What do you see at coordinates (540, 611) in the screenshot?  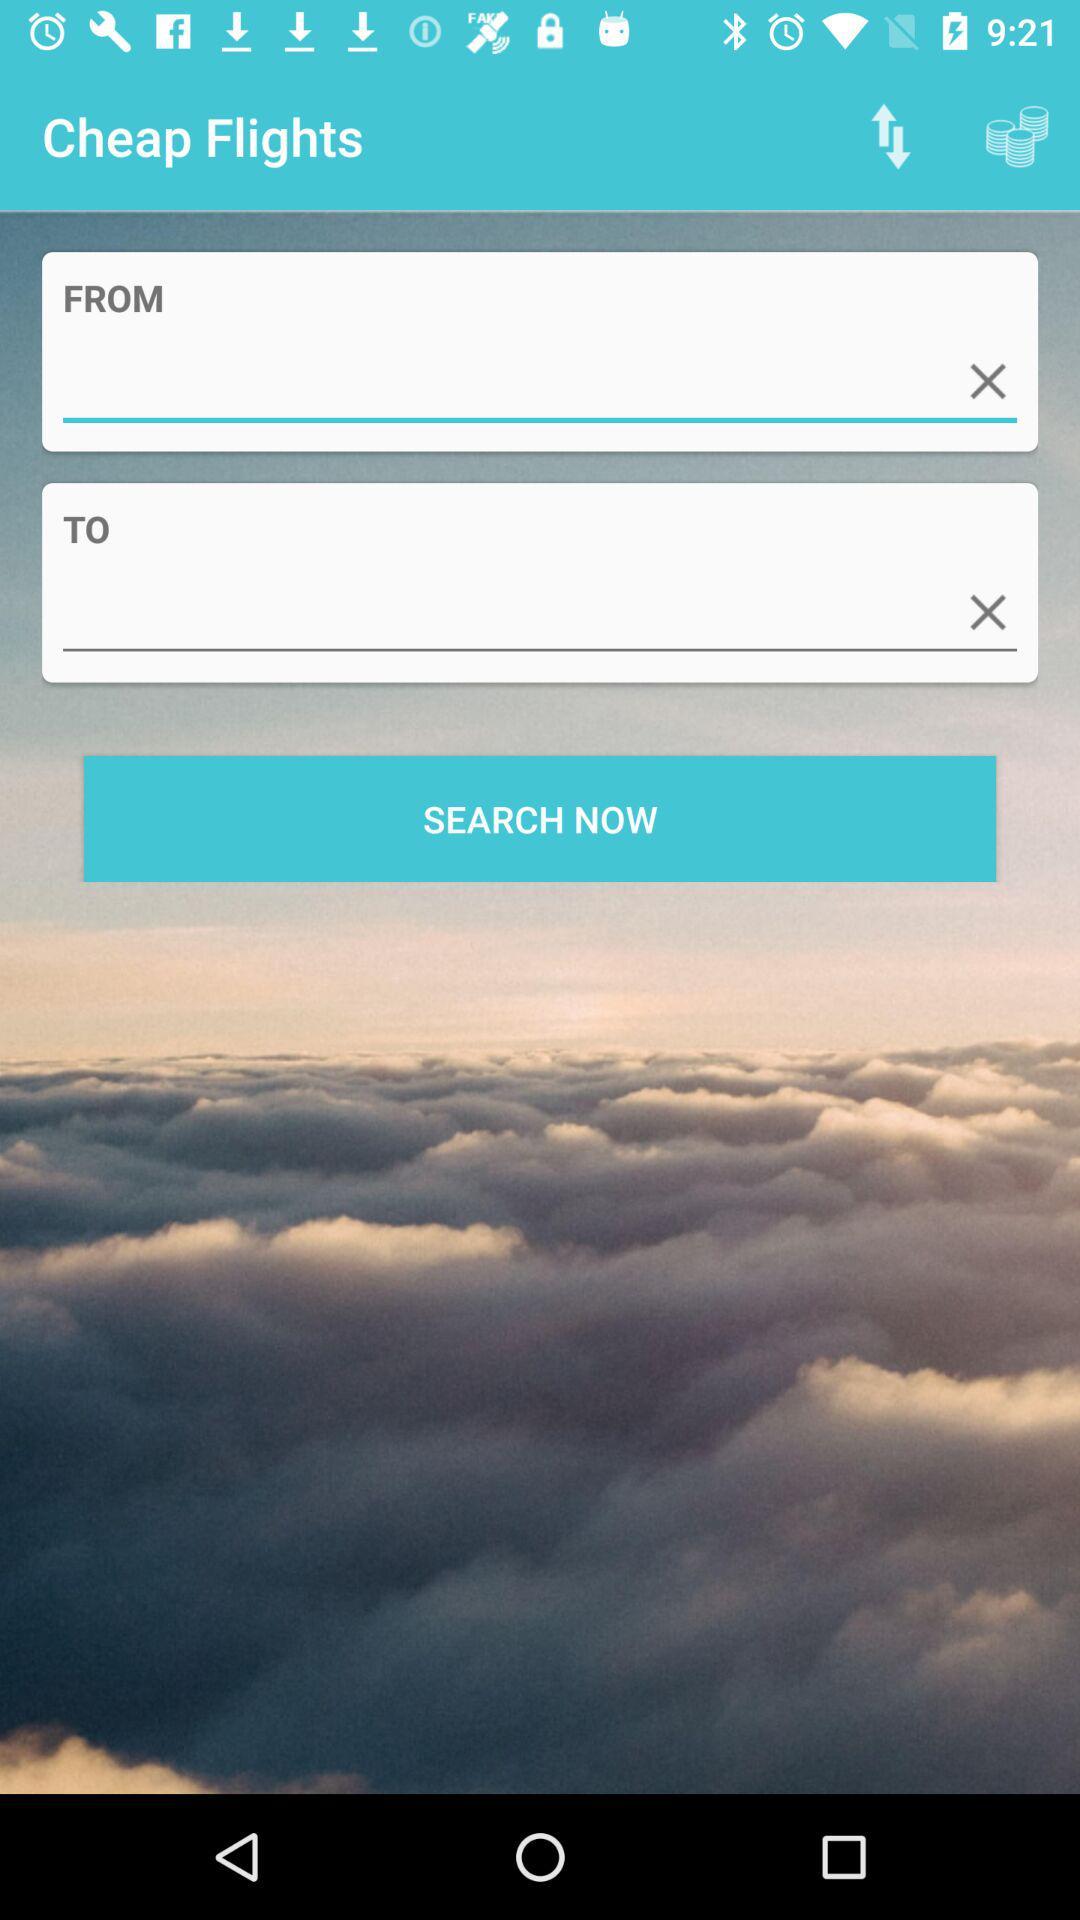 I see `destination` at bounding box center [540, 611].